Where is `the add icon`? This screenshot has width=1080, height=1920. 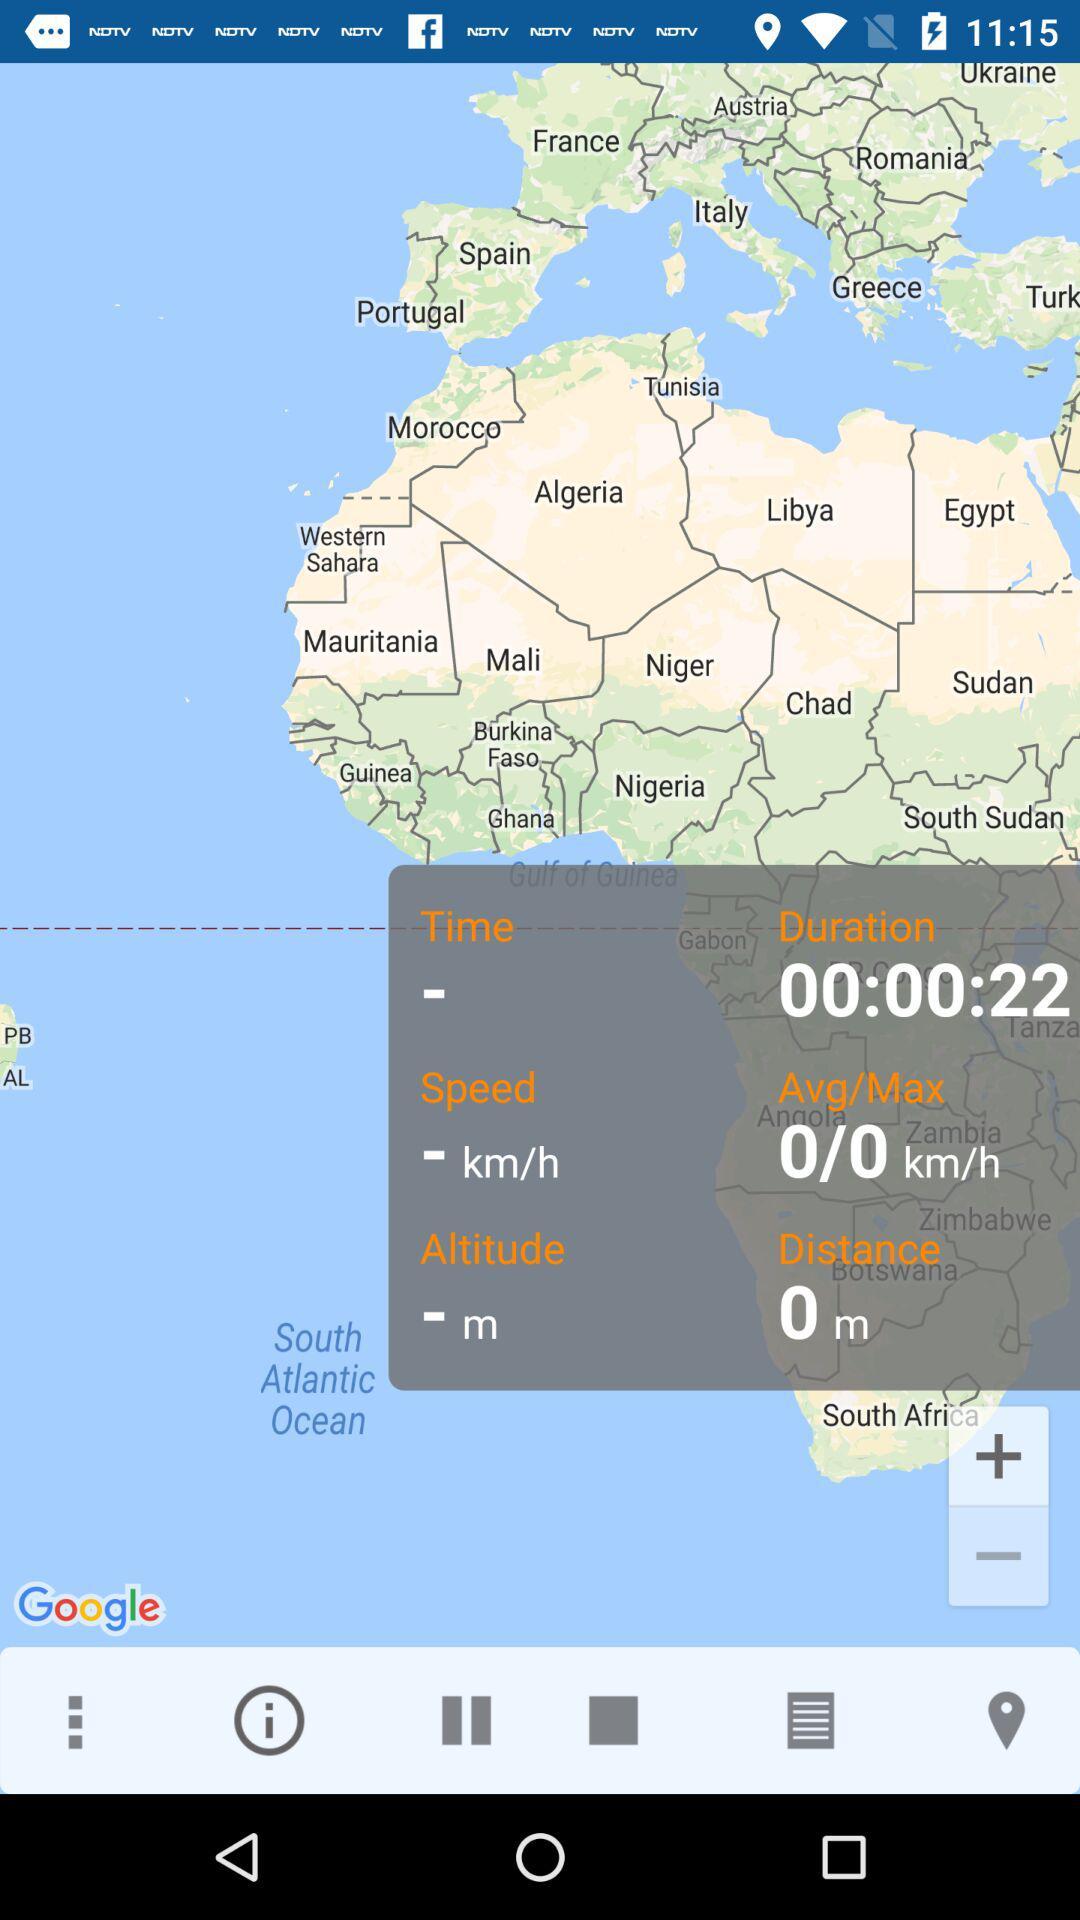 the add icon is located at coordinates (998, 1454).